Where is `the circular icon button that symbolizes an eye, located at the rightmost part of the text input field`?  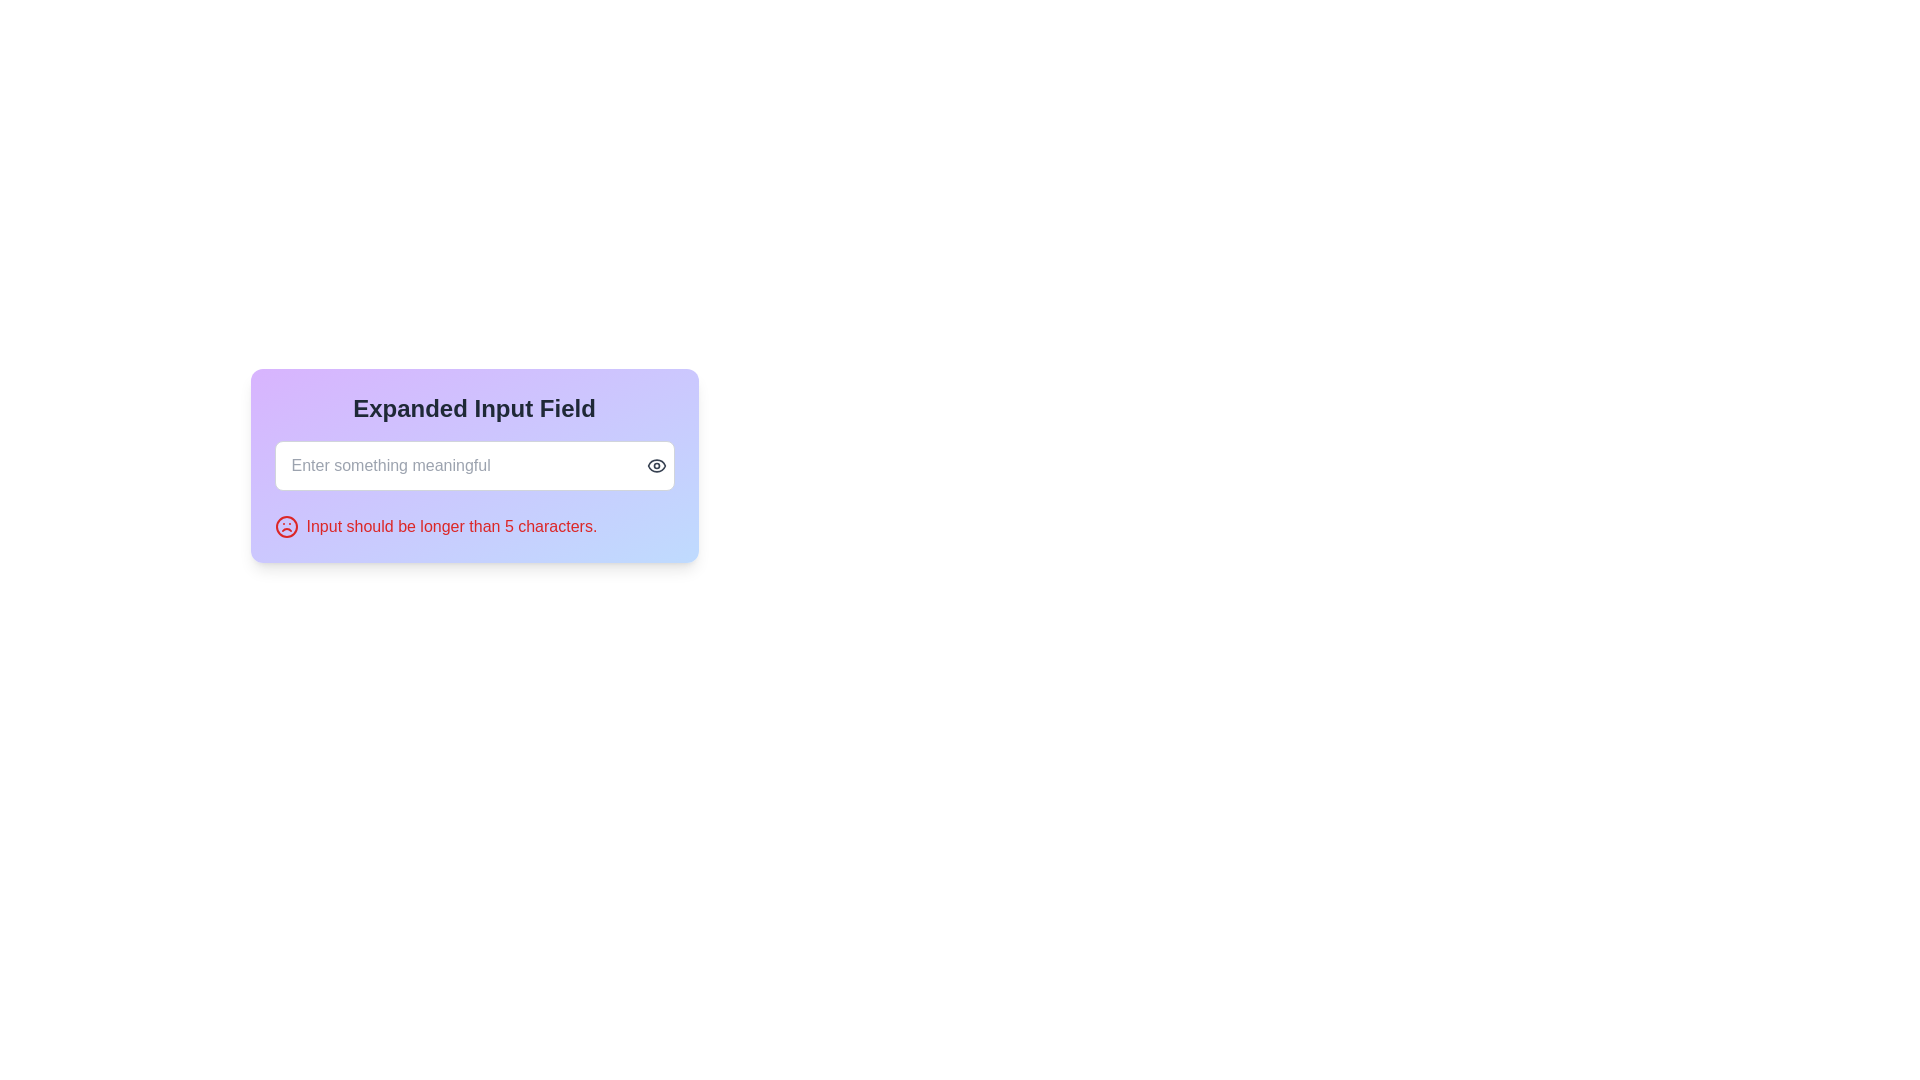
the circular icon button that symbolizes an eye, located at the rightmost part of the text input field is located at coordinates (656, 466).